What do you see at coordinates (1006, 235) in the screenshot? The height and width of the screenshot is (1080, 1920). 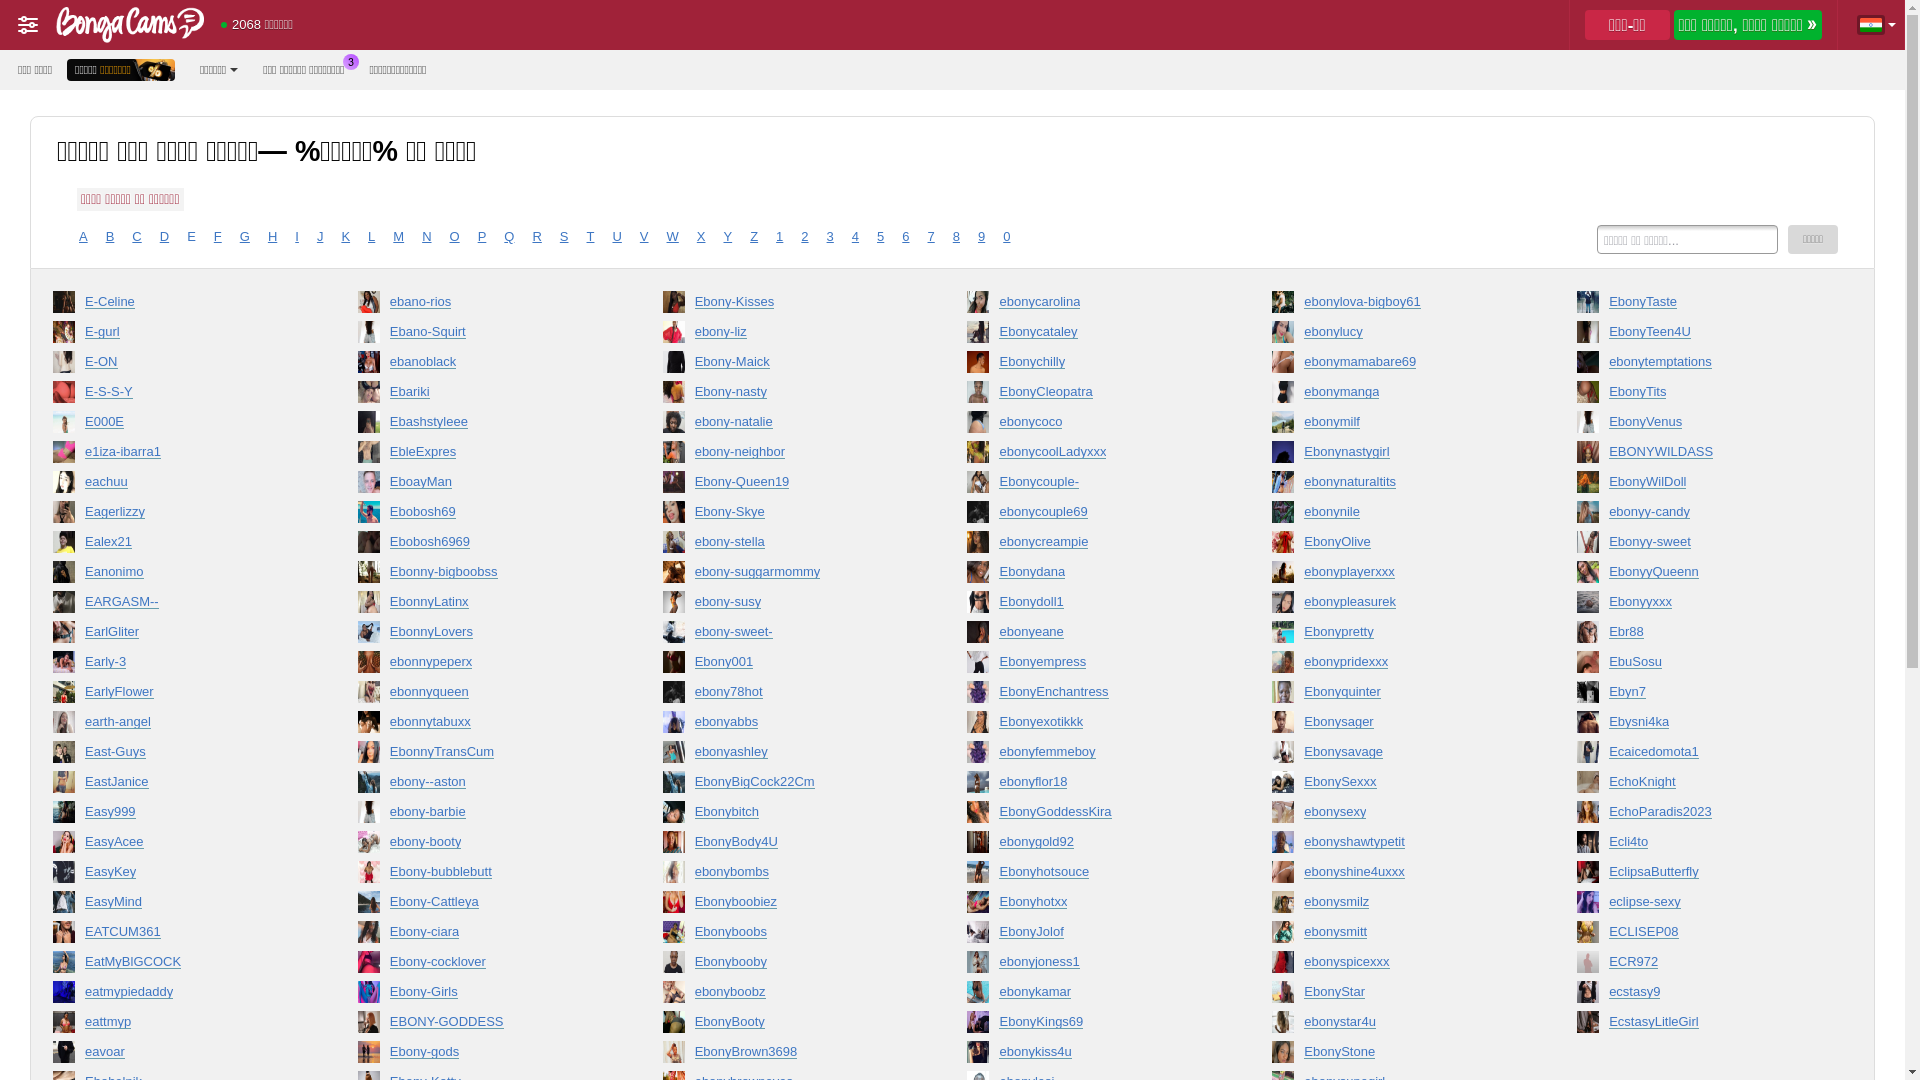 I see `'0'` at bounding box center [1006, 235].